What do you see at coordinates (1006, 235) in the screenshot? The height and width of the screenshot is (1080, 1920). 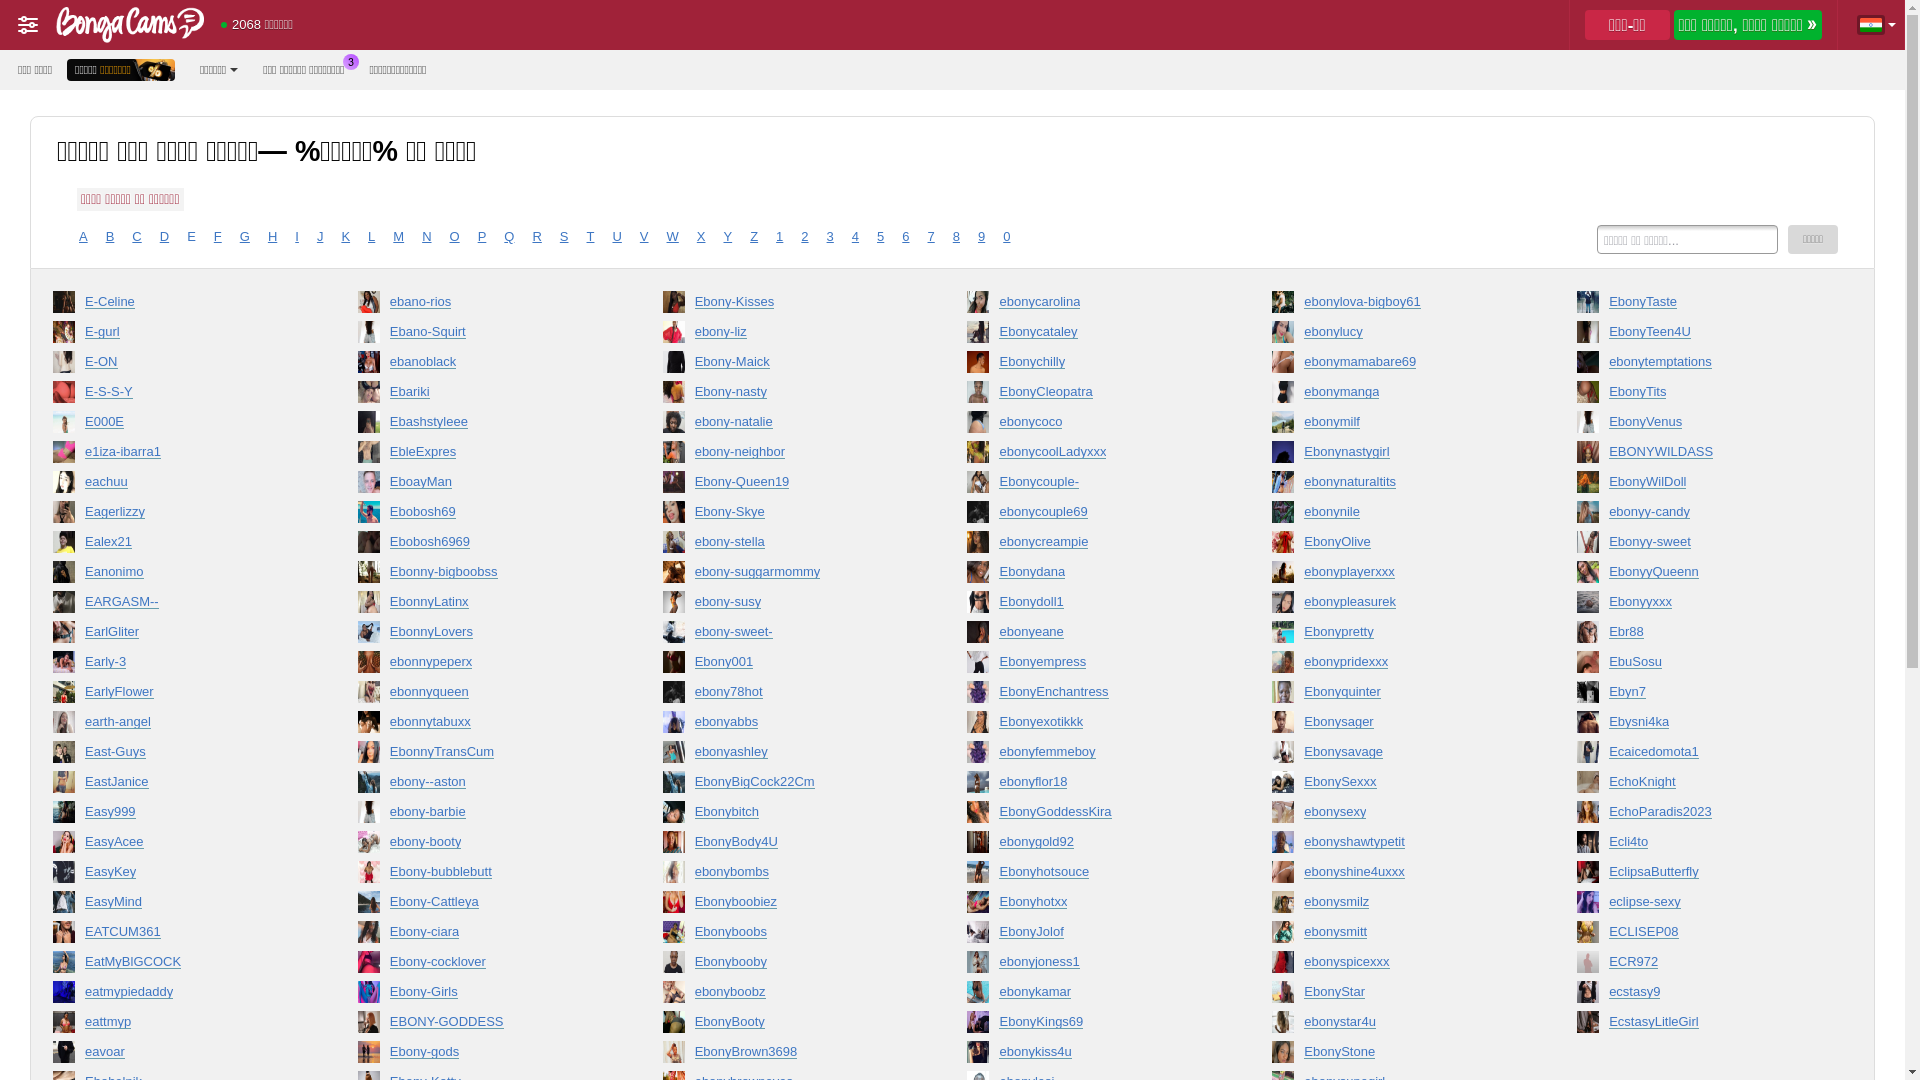 I see `'0'` at bounding box center [1006, 235].